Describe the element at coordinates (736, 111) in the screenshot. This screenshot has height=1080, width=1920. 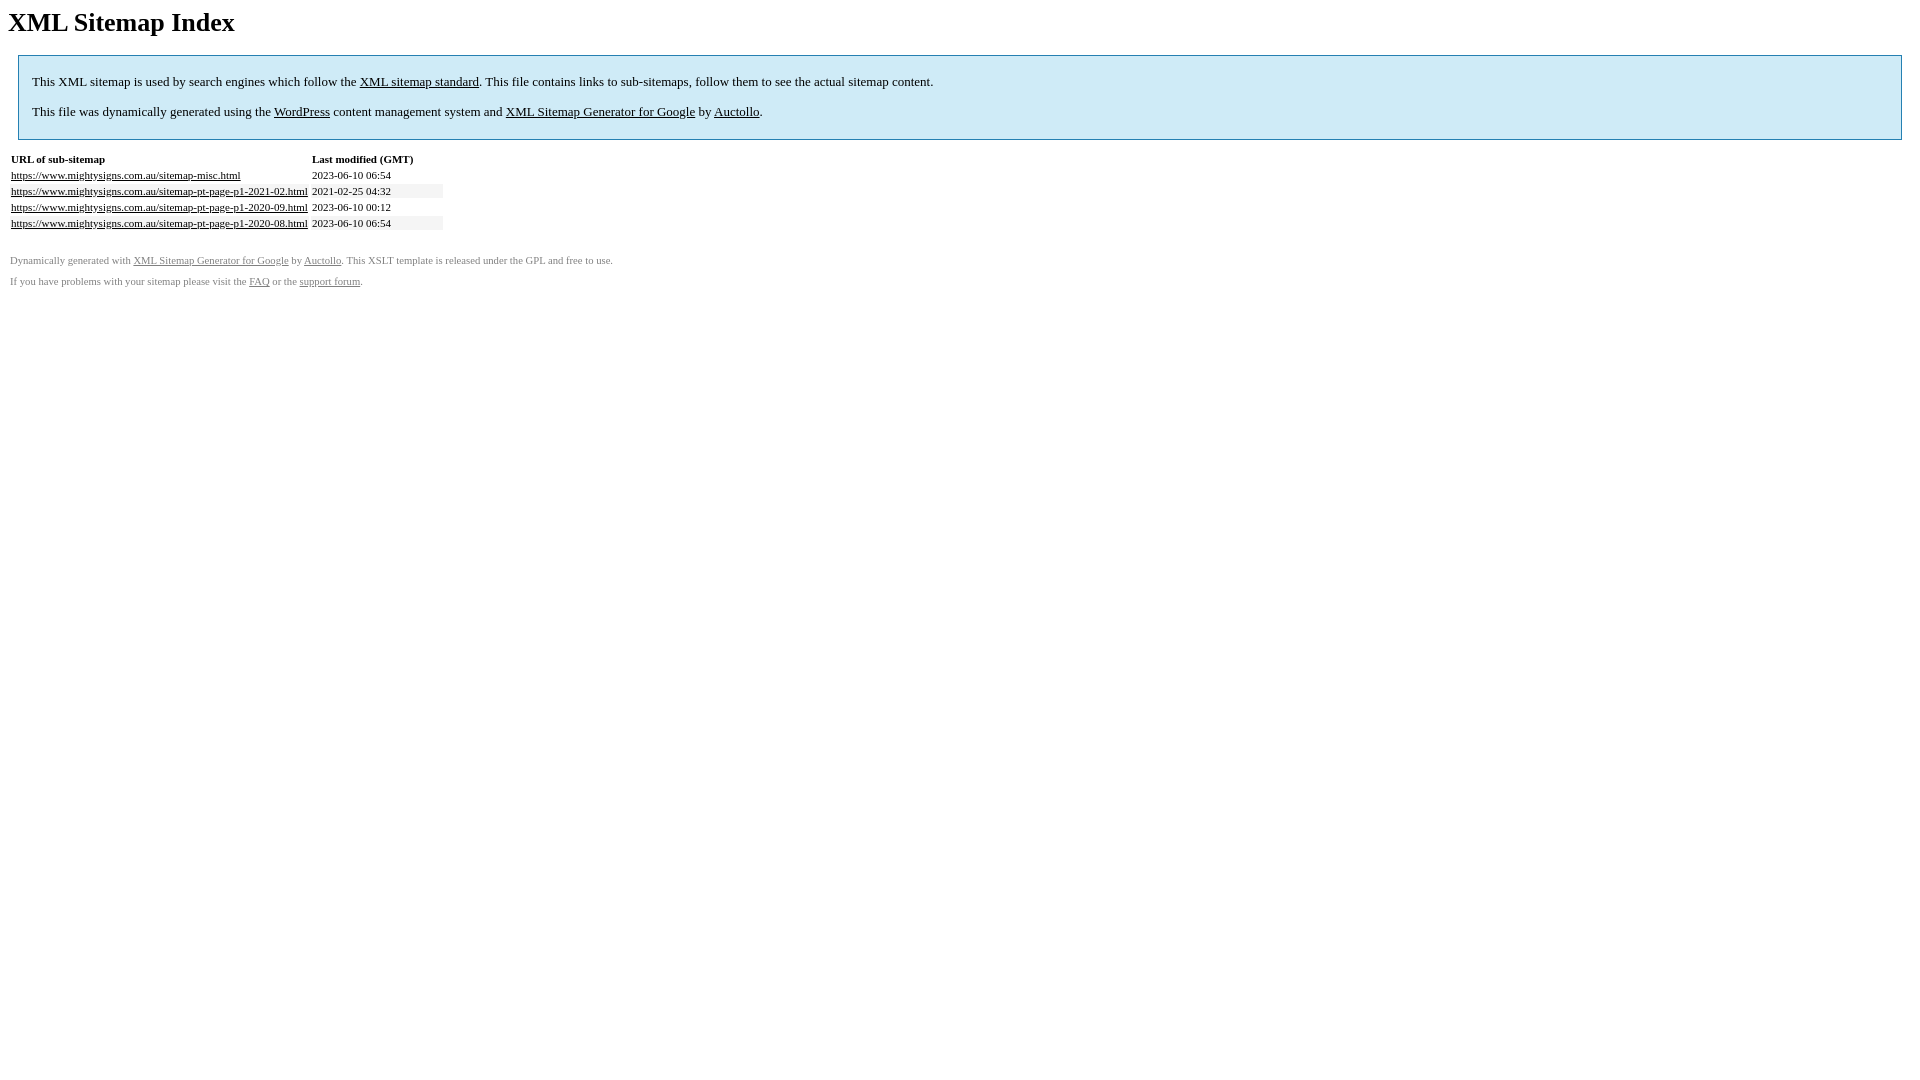
I see `'Auctollo'` at that location.